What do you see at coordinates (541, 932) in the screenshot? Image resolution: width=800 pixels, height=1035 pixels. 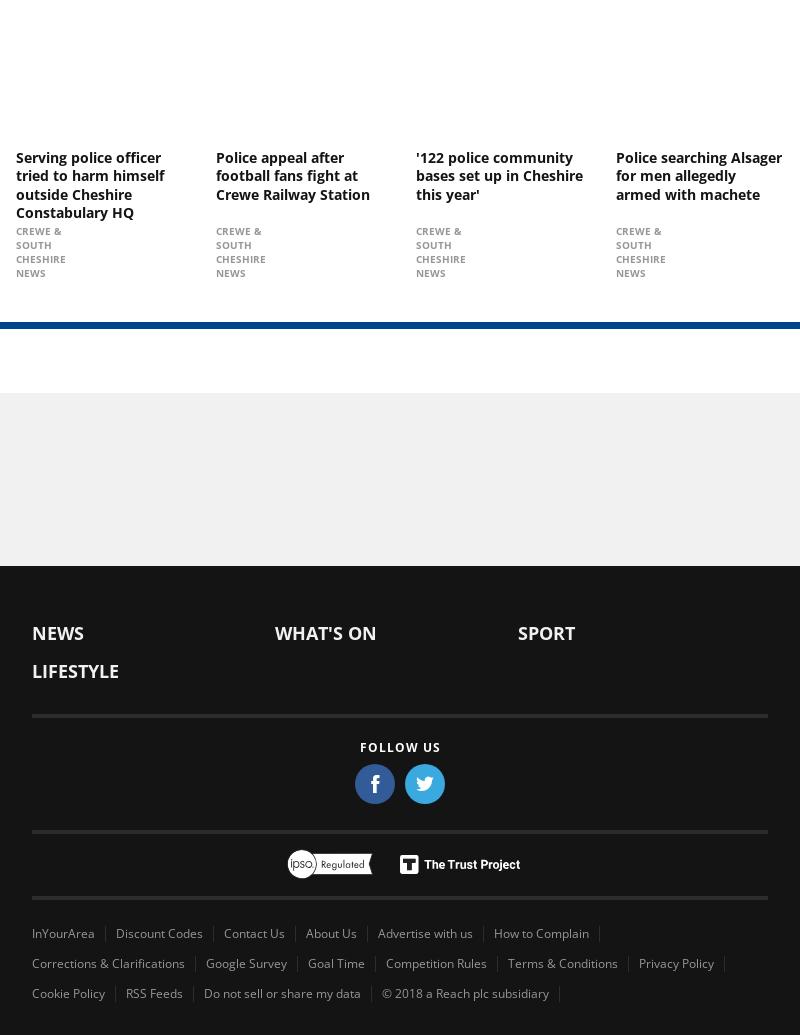 I see `'How to Complain'` at bounding box center [541, 932].